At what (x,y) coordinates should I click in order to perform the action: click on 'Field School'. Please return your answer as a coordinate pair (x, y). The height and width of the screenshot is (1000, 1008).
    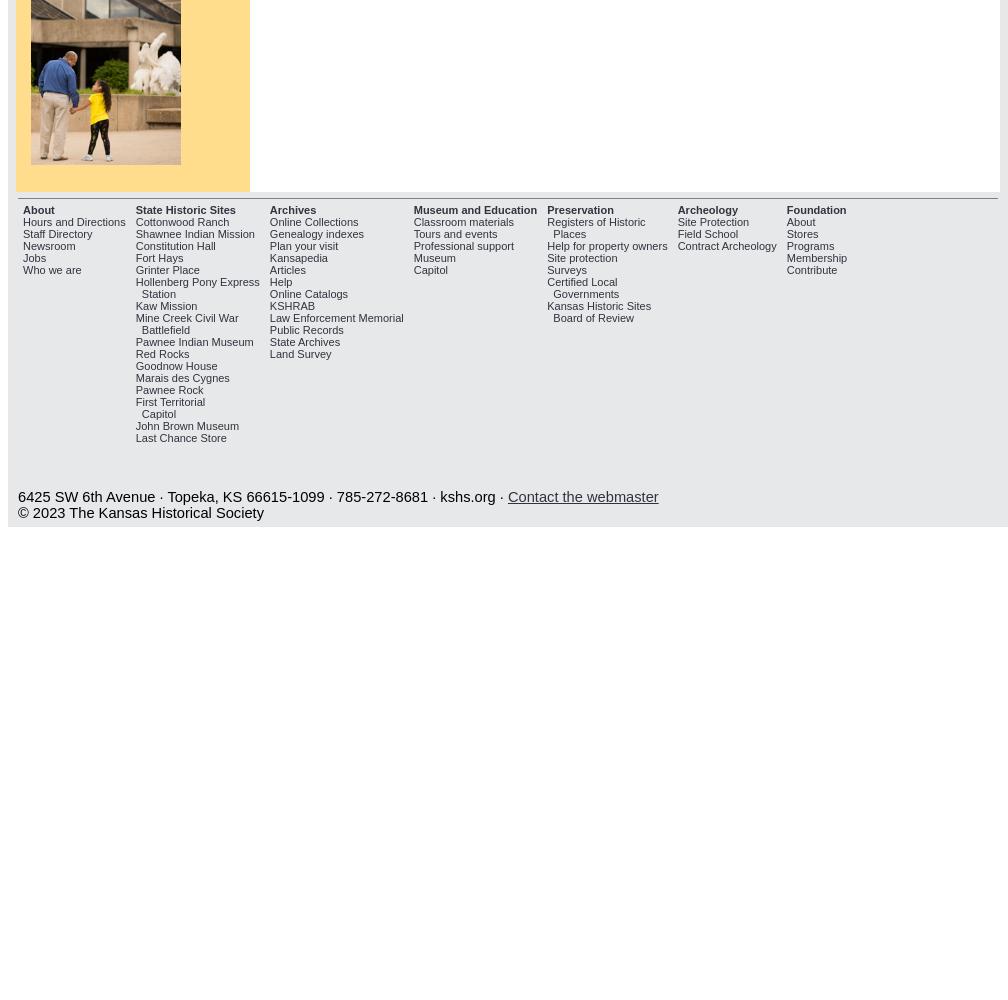
    Looking at the image, I should click on (676, 232).